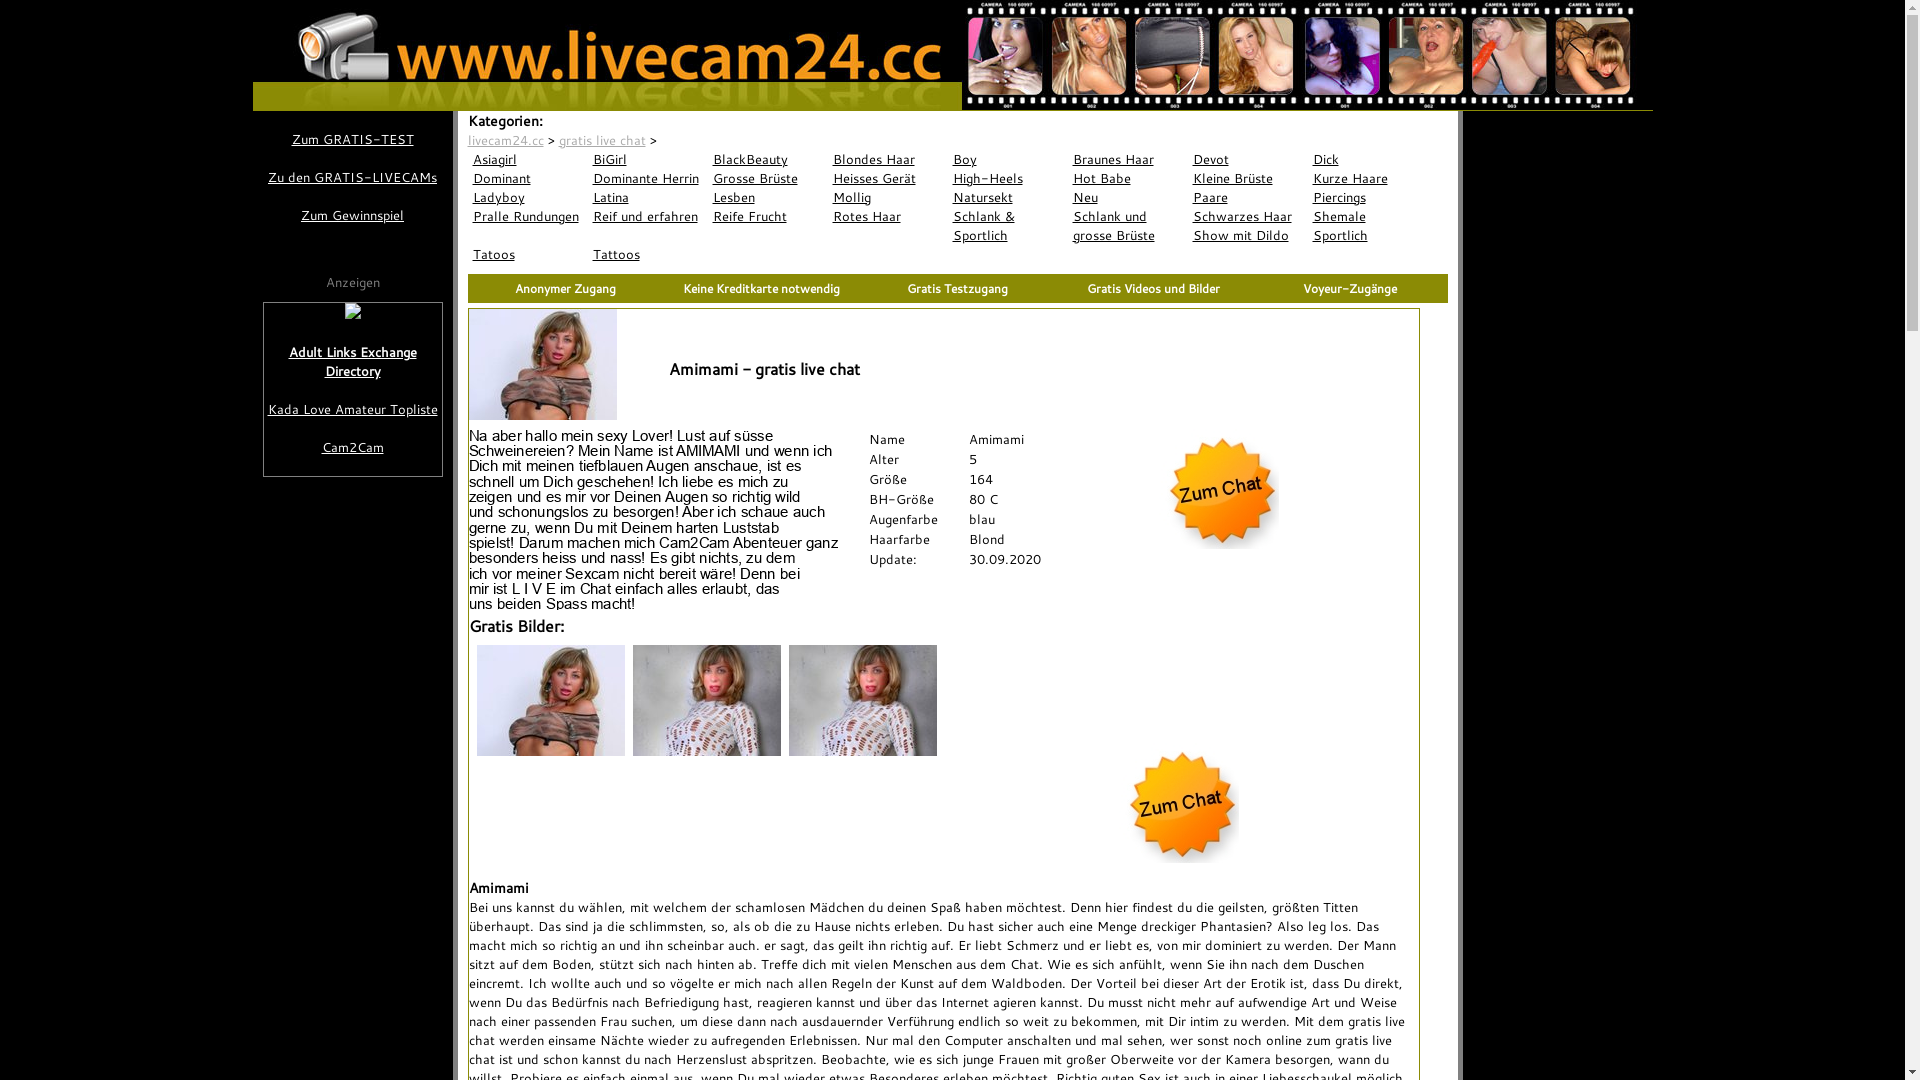 The height and width of the screenshot is (1080, 1920). Describe the element at coordinates (1247, 234) in the screenshot. I see `'Show mit Dildo'` at that location.